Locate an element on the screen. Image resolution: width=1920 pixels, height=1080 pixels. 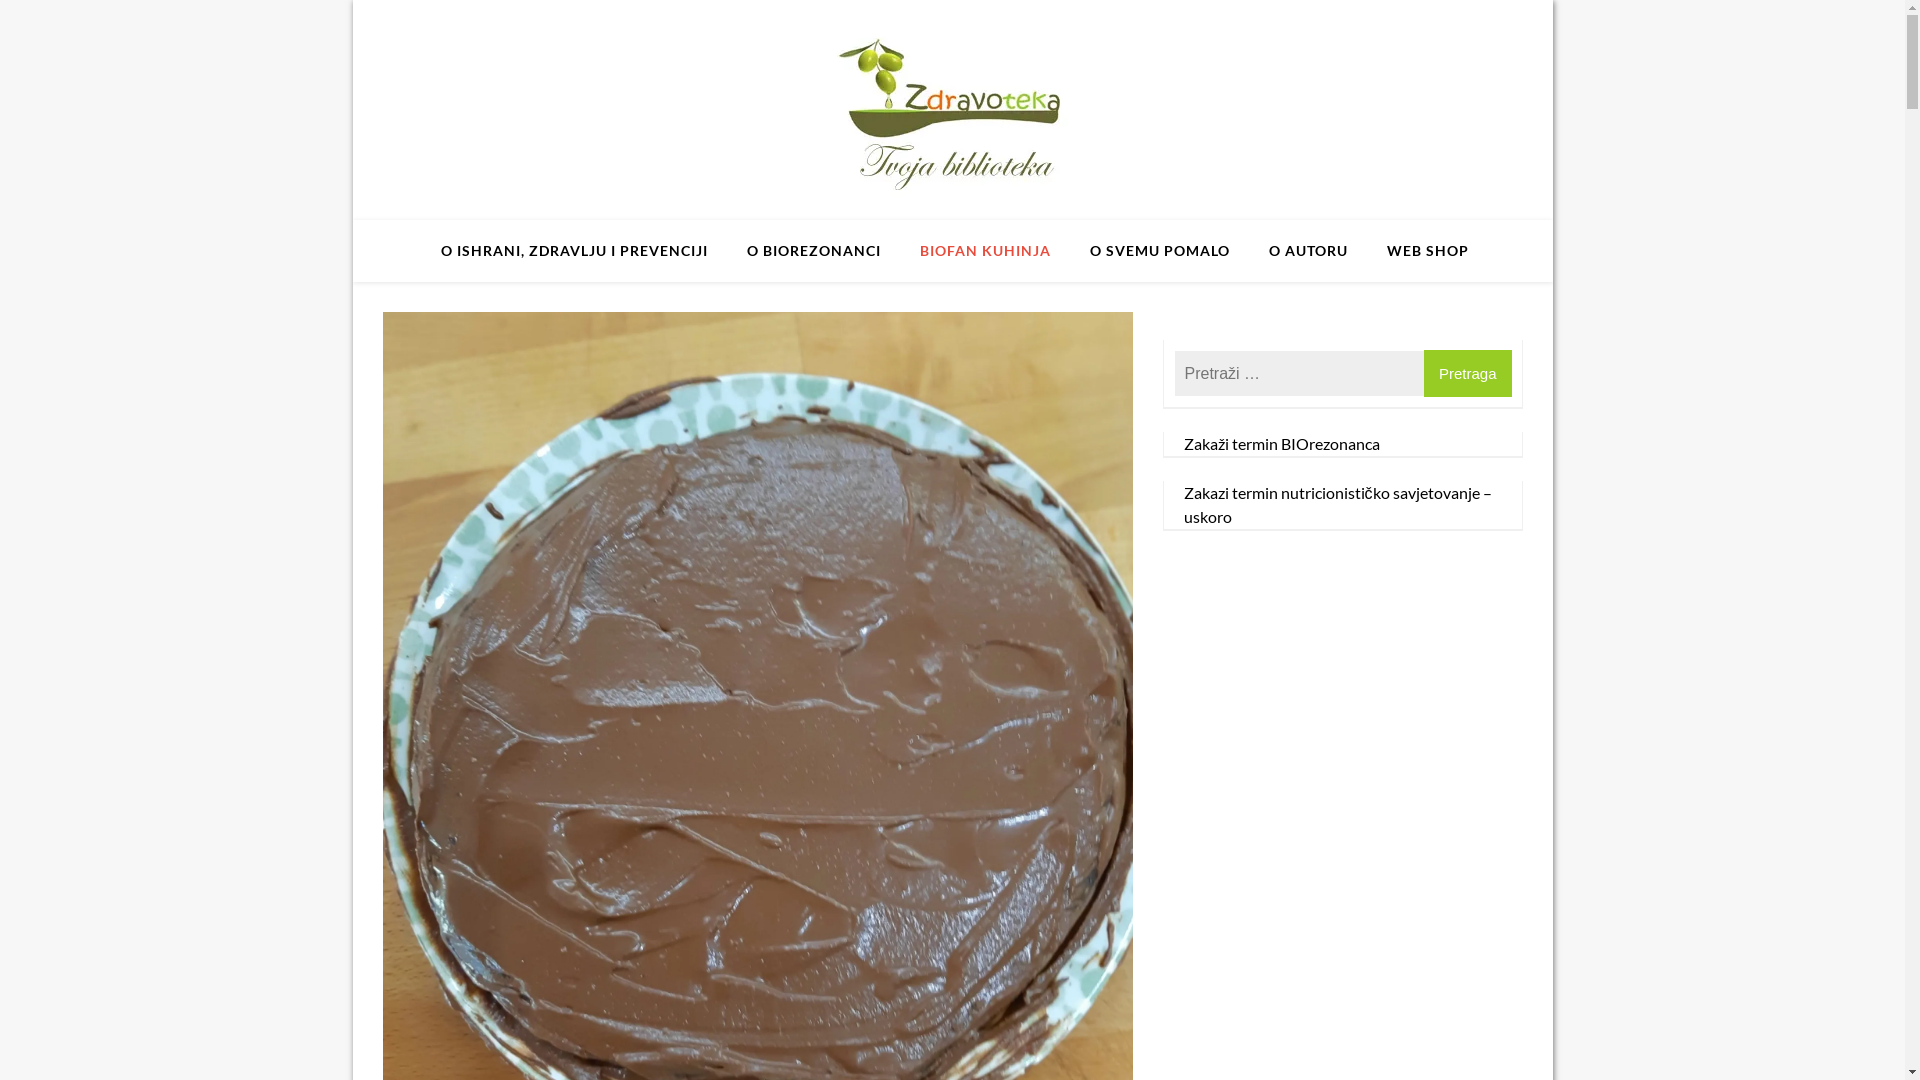
'O ISHRANI, ZDRAVLJU I PREVENCIJI' is located at coordinates (573, 249).